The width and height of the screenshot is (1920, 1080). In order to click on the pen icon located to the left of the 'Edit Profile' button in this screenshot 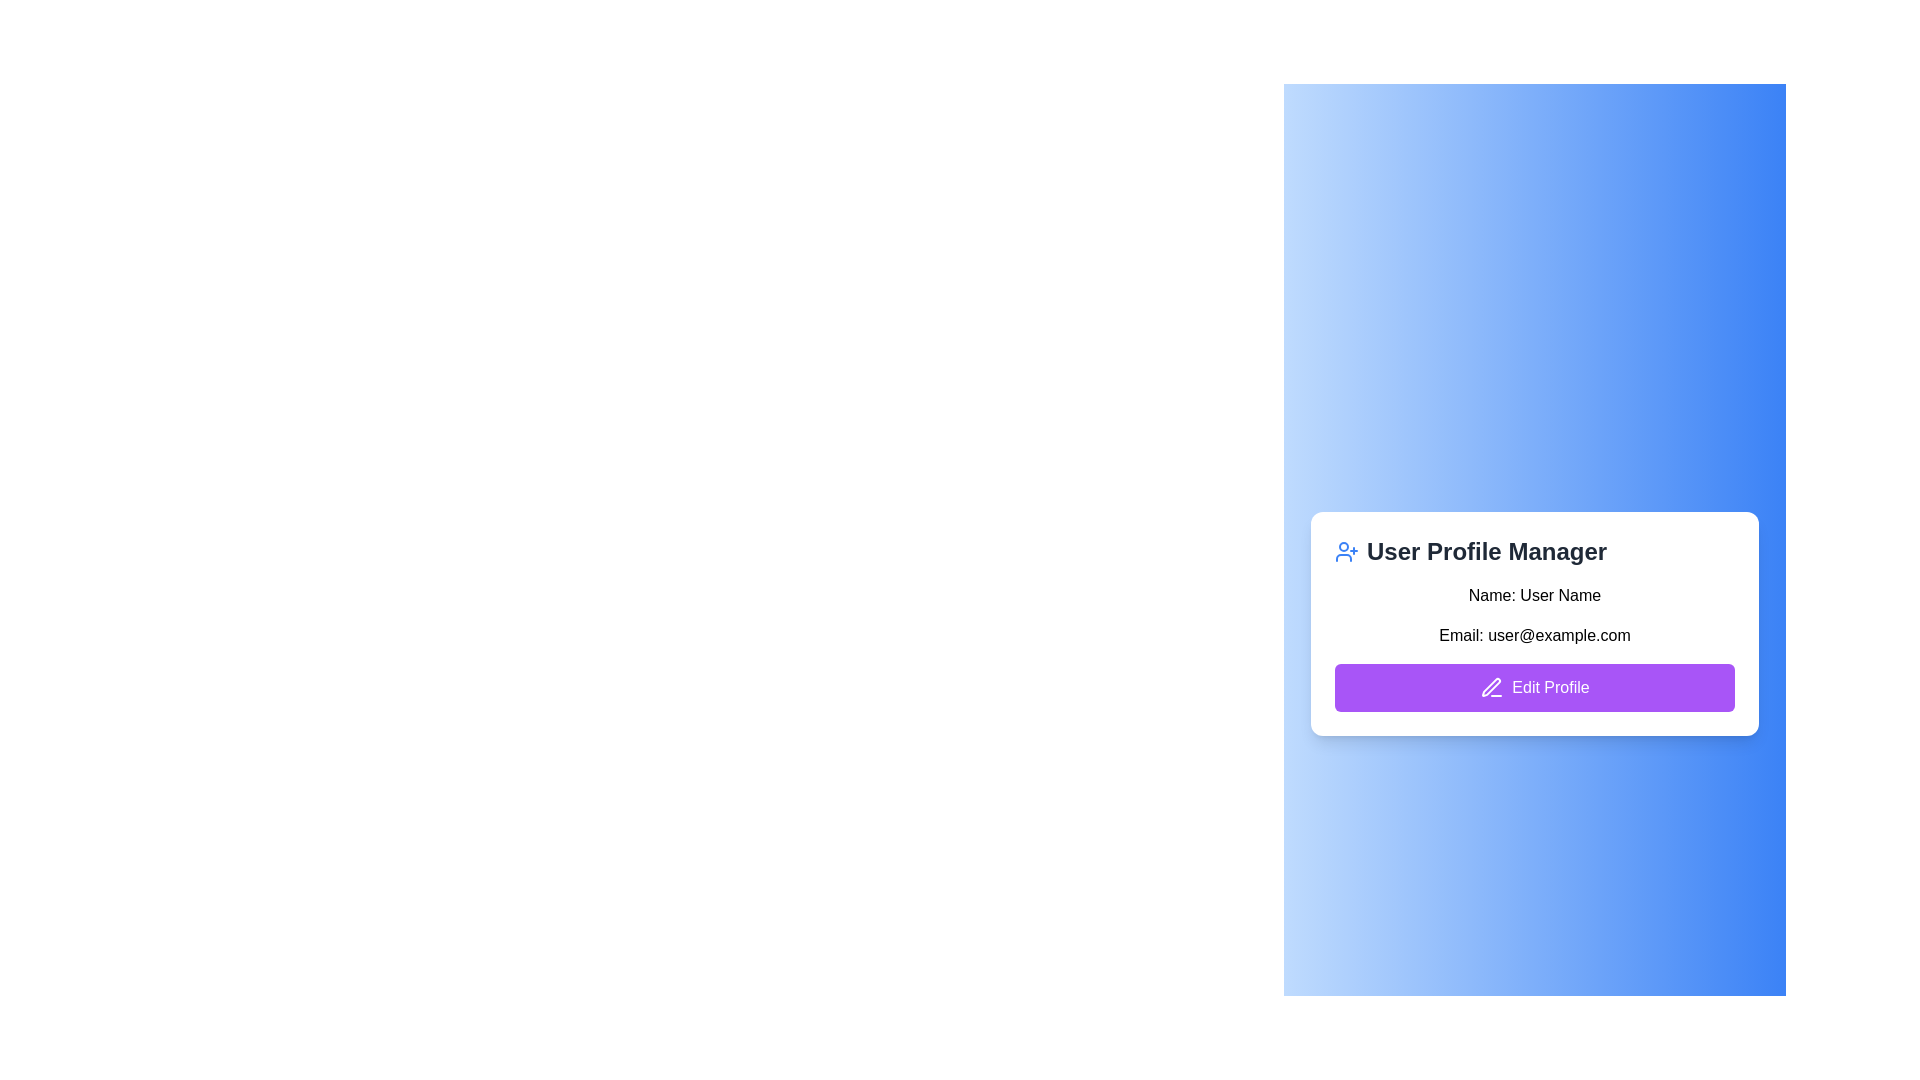, I will do `click(1491, 686)`.